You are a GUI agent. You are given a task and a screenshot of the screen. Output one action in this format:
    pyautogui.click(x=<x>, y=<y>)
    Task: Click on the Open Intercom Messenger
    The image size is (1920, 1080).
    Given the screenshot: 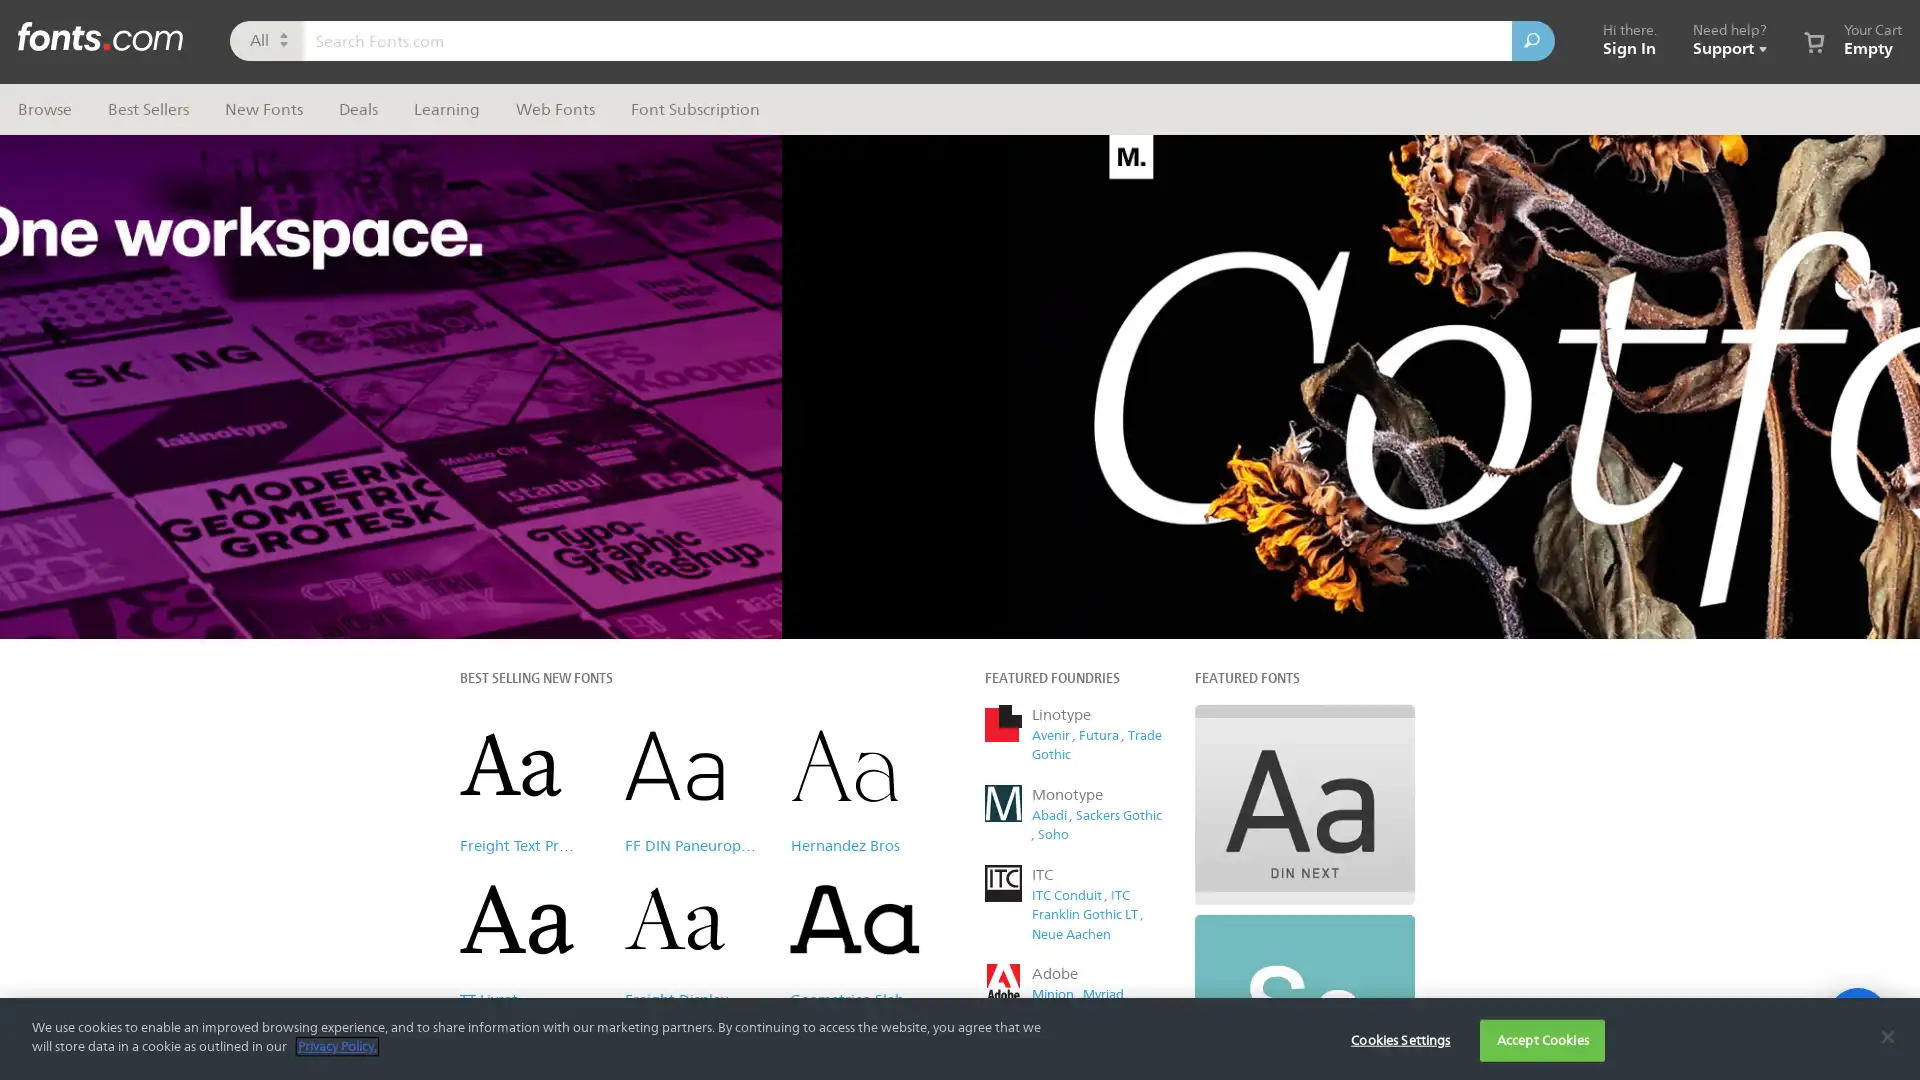 What is the action you would take?
    pyautogui.click(x=1856, y=1018)
    